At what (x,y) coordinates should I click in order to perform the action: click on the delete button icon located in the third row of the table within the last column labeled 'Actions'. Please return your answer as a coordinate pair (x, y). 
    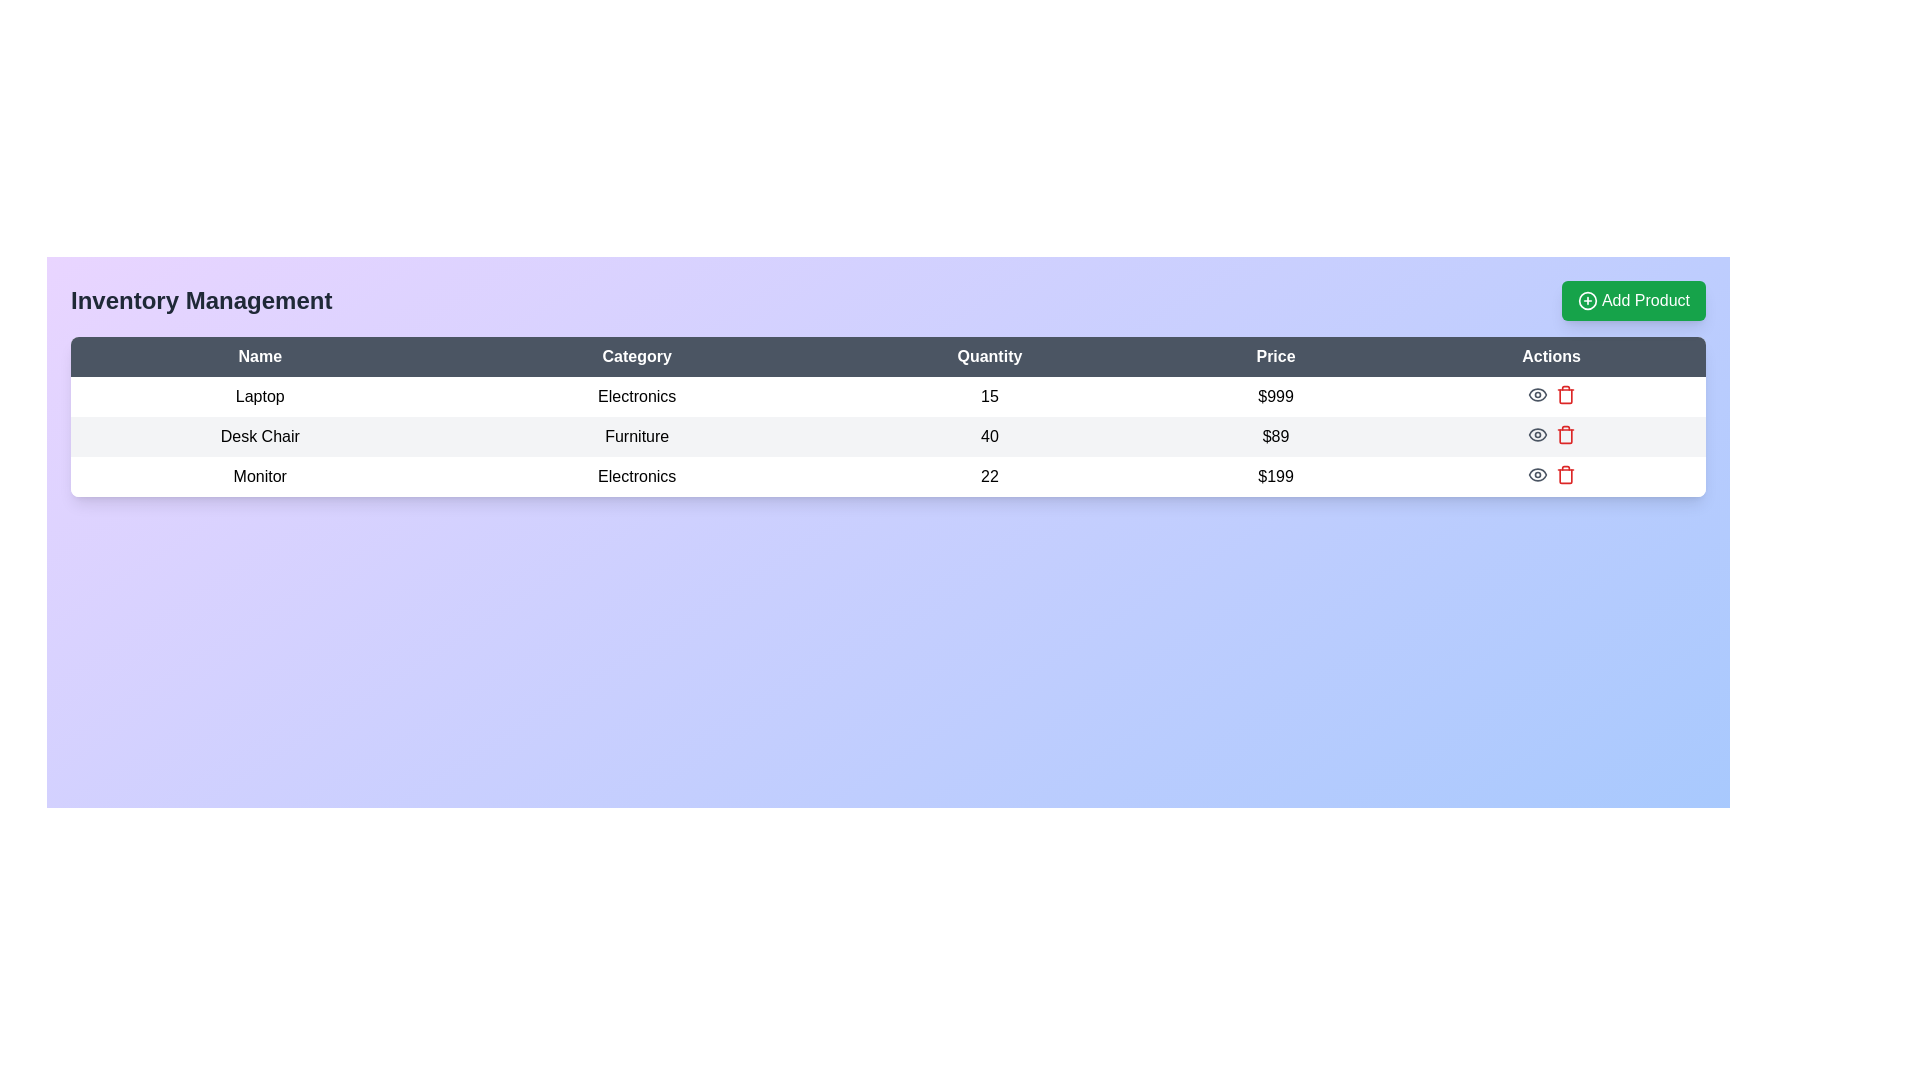
    Looking at the image, I should click on (1564, 434).